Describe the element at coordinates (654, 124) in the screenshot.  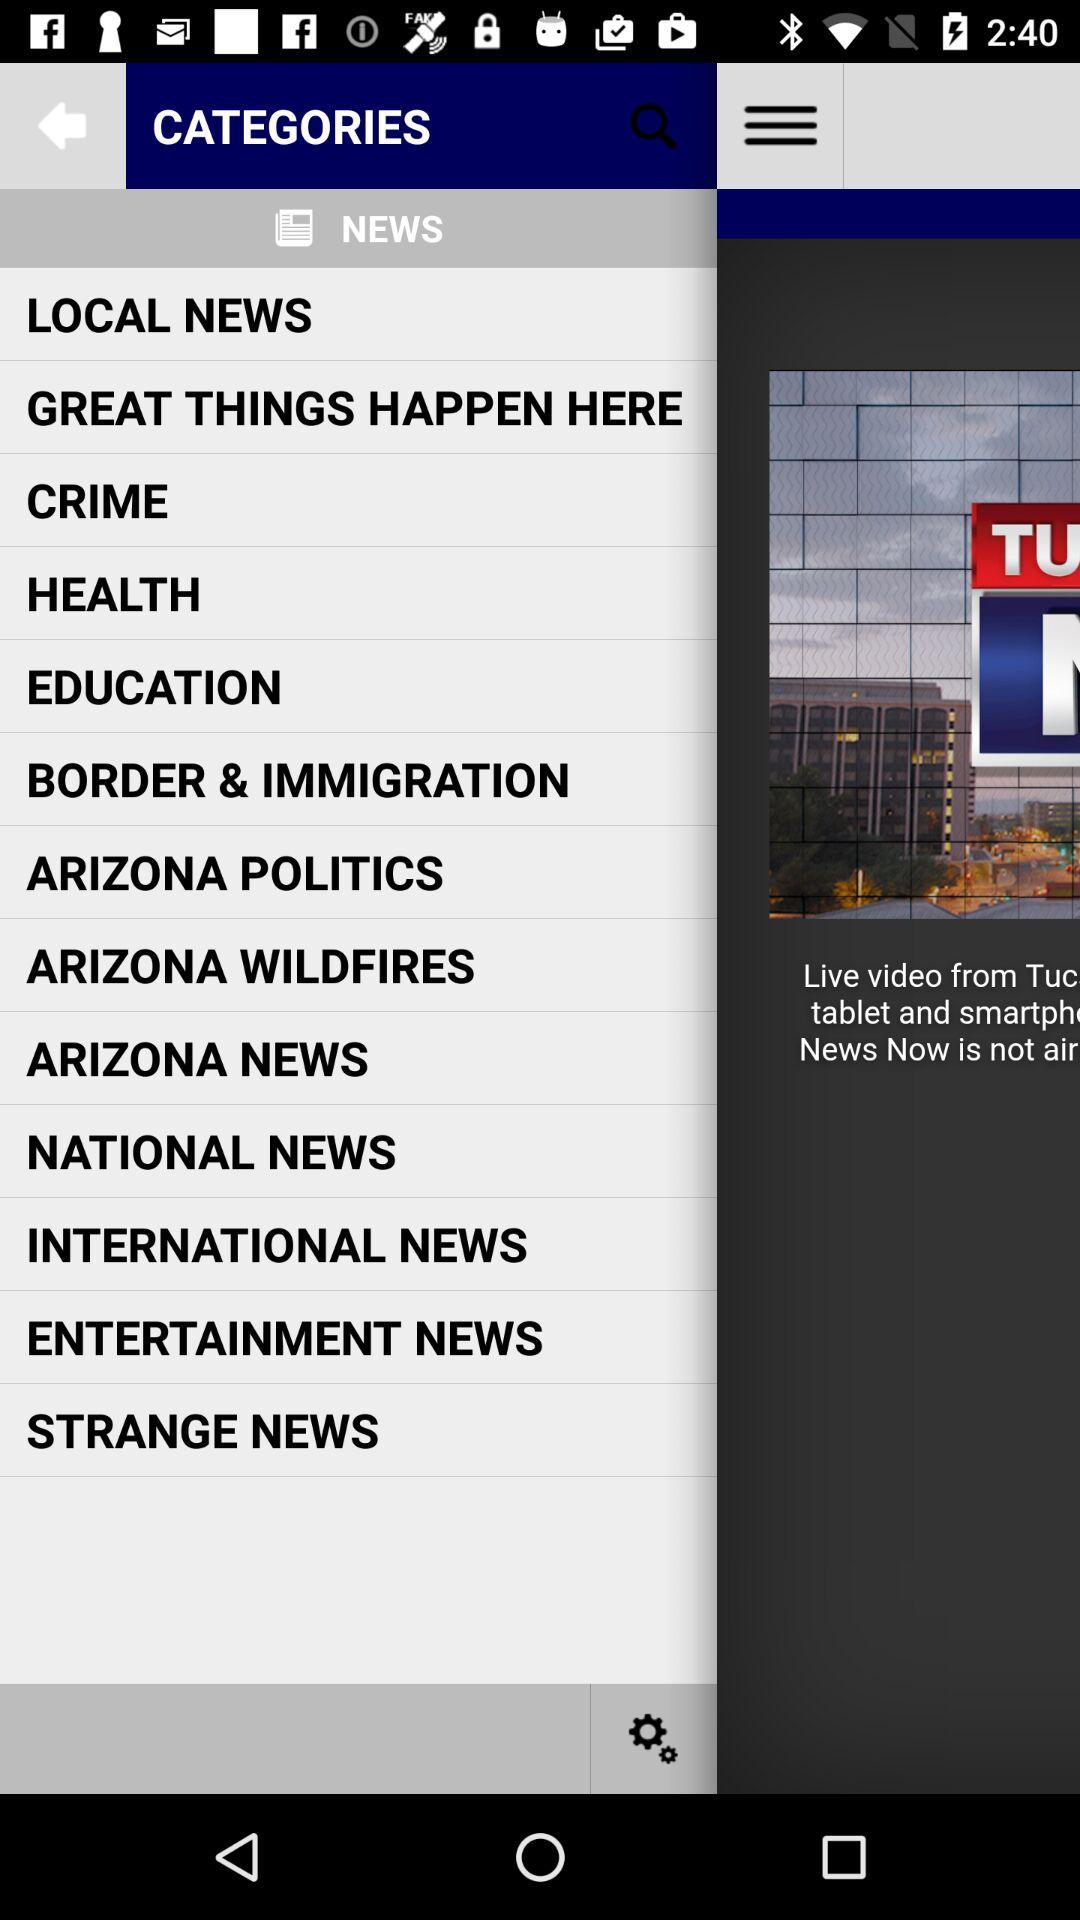
I see `the search icon` at that location.